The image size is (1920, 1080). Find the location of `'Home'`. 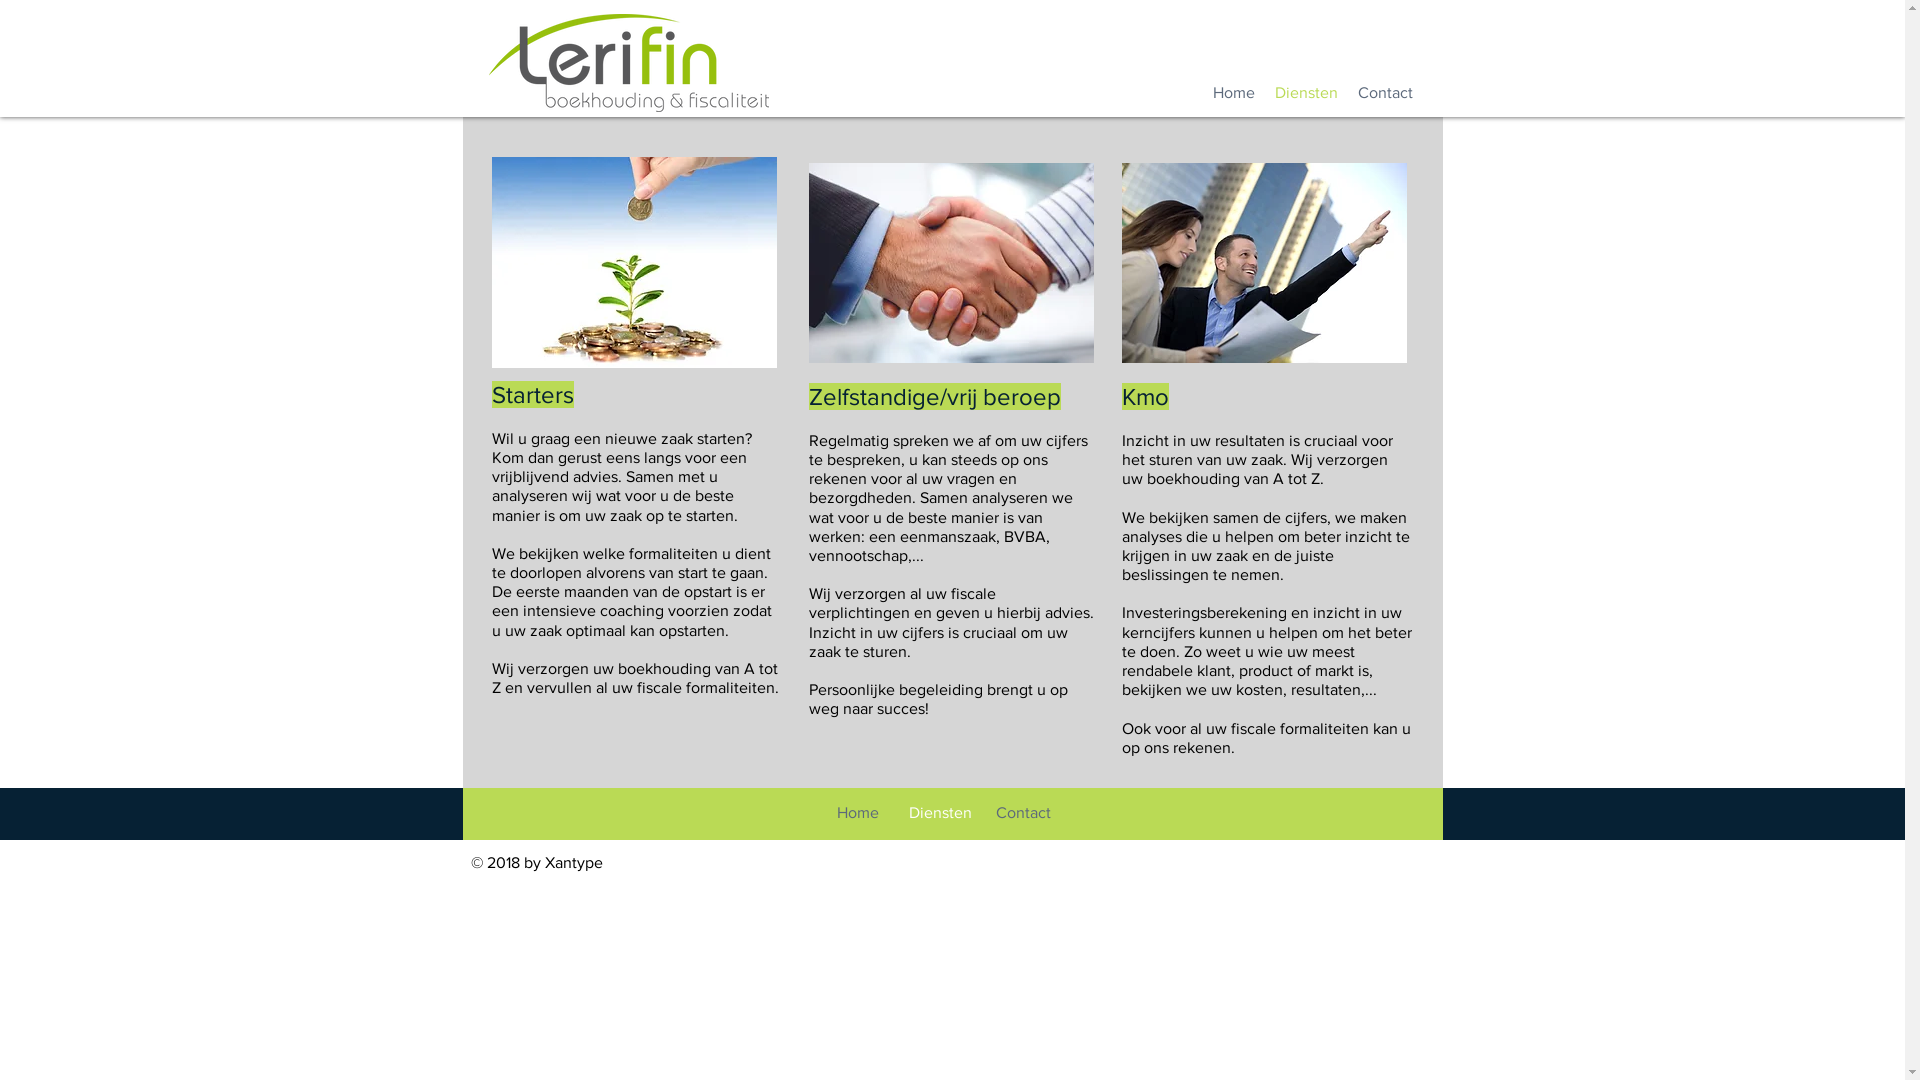

'Home' is located at coordinates (816, 813).